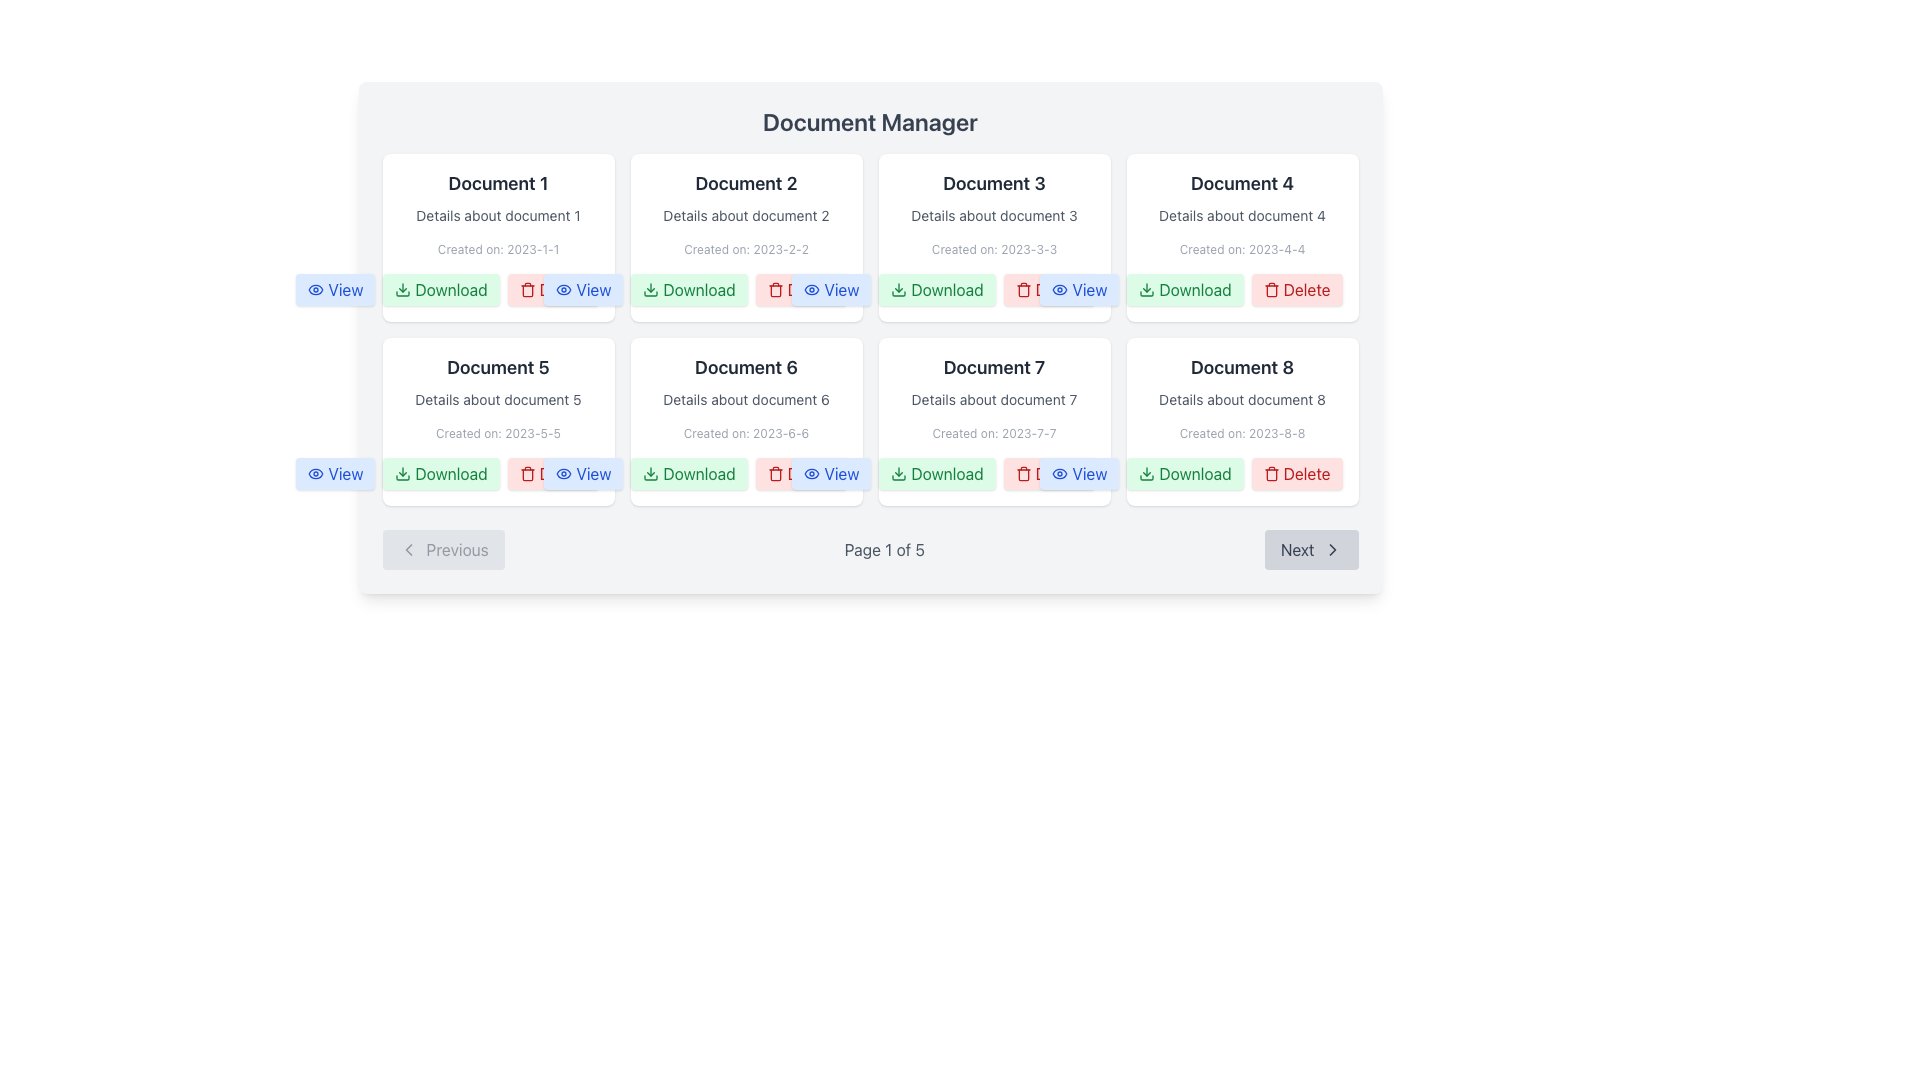 This screenshot has height=1080, width=1920. I want to click on the static text label displaying 'Details about document 8' located in the card for 'Document 8', positioned in the middle of the card, below its title and above the creation date, so click(1241, 400).